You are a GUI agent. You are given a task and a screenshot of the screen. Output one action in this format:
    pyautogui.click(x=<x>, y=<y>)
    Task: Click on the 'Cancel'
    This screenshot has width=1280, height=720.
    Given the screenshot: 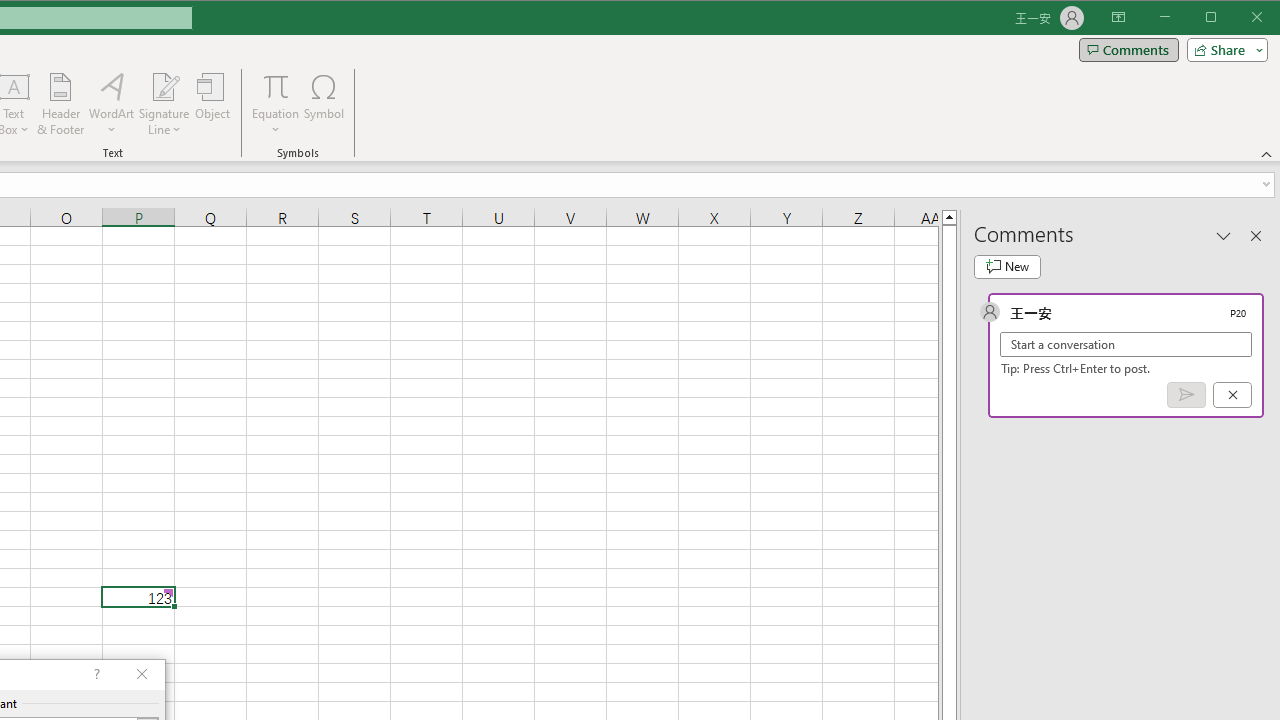 What is the action you would take?
    pyautogui.click(x=1231, y=395)
    